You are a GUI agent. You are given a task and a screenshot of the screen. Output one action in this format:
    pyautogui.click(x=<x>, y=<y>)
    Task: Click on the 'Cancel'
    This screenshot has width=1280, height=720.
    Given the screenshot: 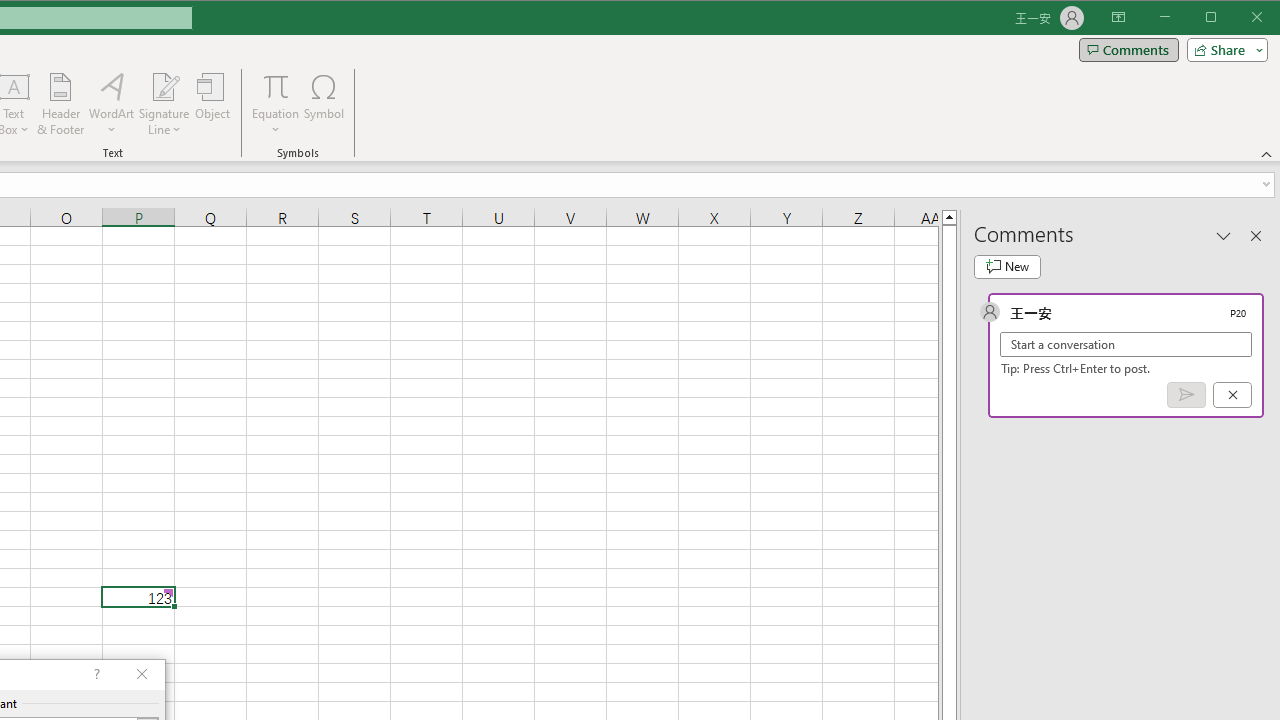 What is the action you would take?
    pyautogui.click(x=1231, y=395)
    